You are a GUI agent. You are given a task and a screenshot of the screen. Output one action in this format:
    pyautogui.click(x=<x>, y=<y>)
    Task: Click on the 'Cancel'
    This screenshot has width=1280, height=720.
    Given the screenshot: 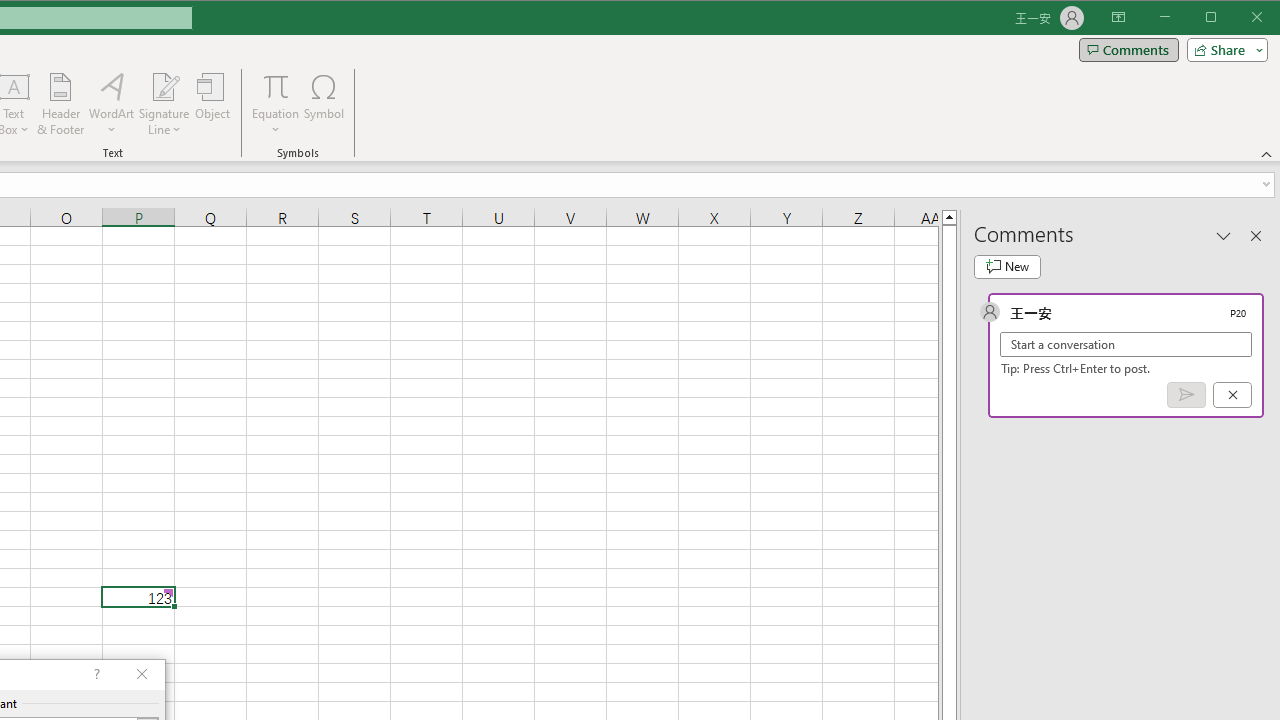 What is the action you would take?
    pyautogui.click(x=1231, y=395)
    